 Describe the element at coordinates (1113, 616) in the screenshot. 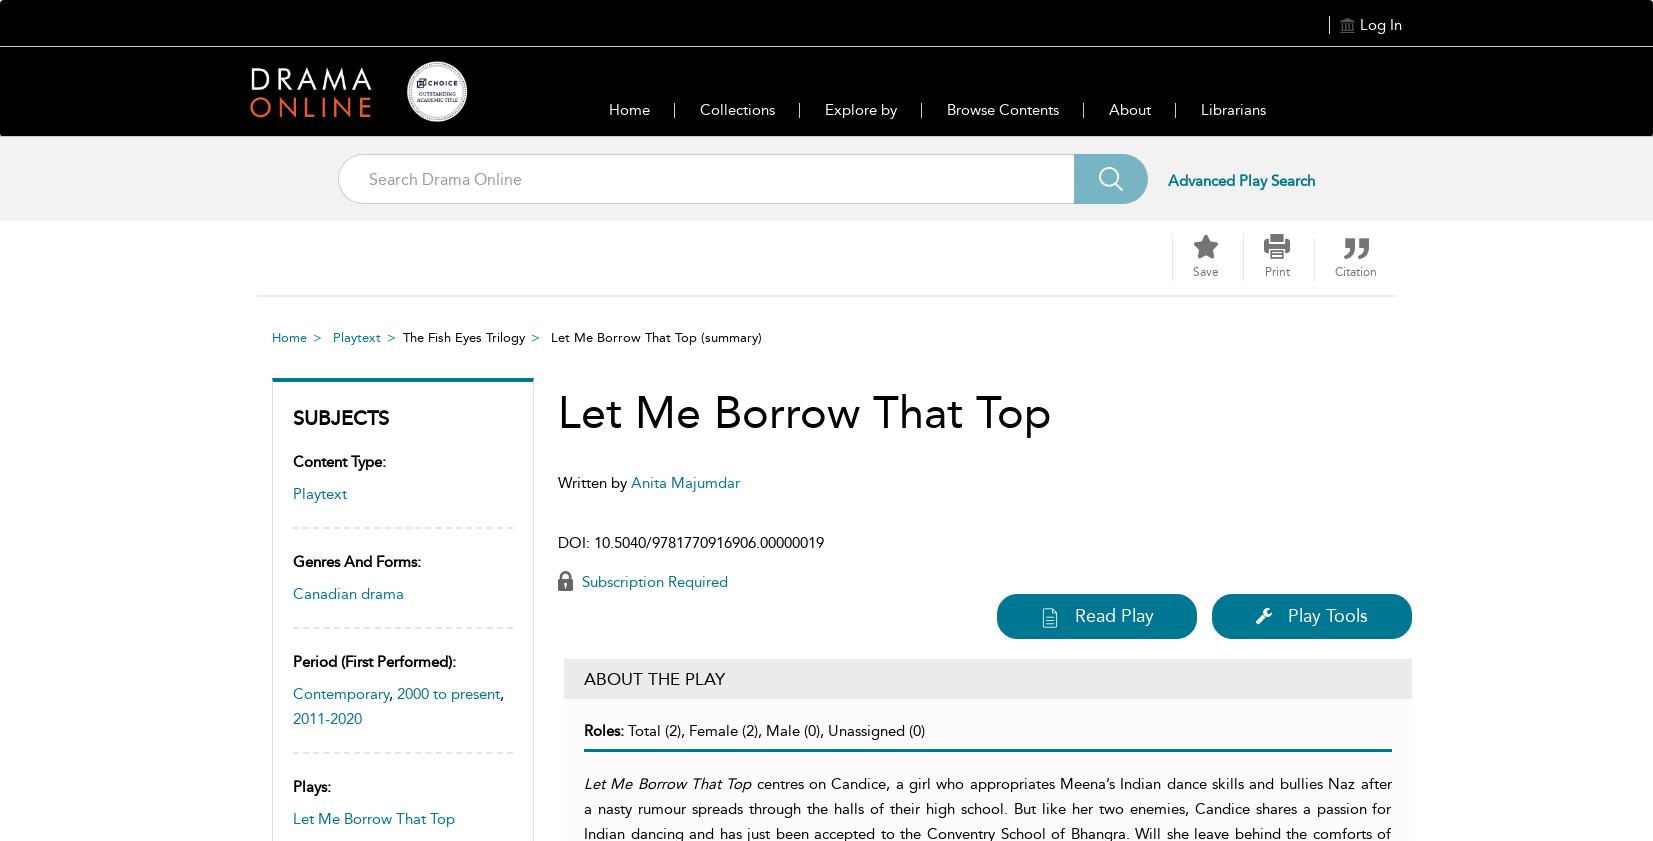

I see `'Read Play'` at that location.